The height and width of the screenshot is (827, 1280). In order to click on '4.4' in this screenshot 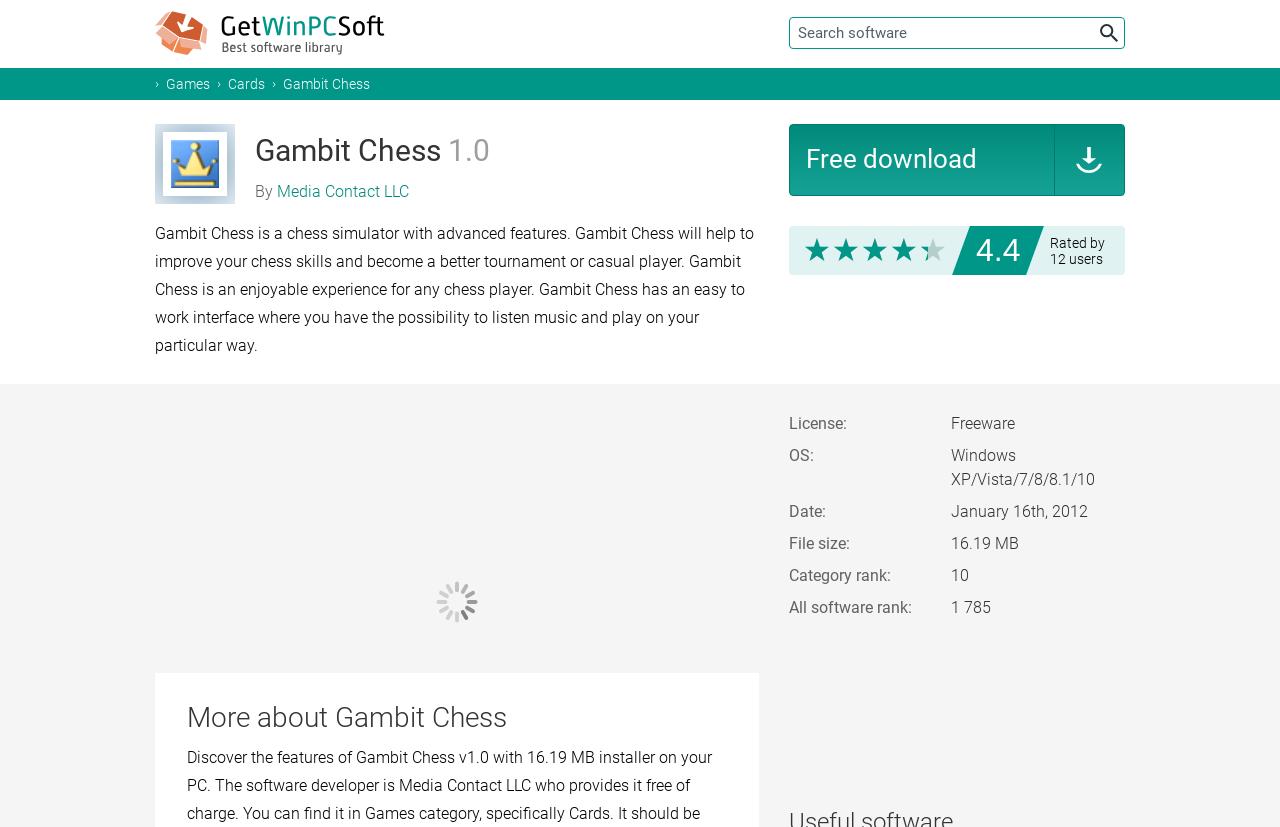, I will do `click(998, 249)`.